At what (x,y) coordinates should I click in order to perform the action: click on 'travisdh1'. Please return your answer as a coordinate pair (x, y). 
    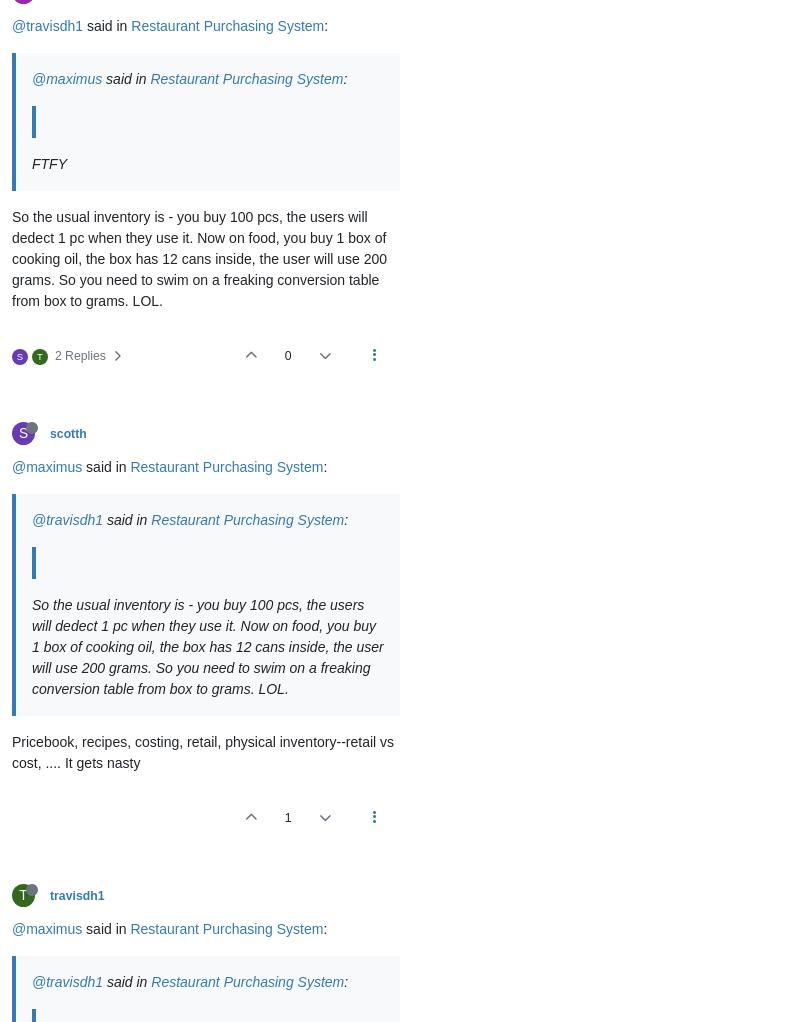
    Looking at the image, I should click on (76, 894).